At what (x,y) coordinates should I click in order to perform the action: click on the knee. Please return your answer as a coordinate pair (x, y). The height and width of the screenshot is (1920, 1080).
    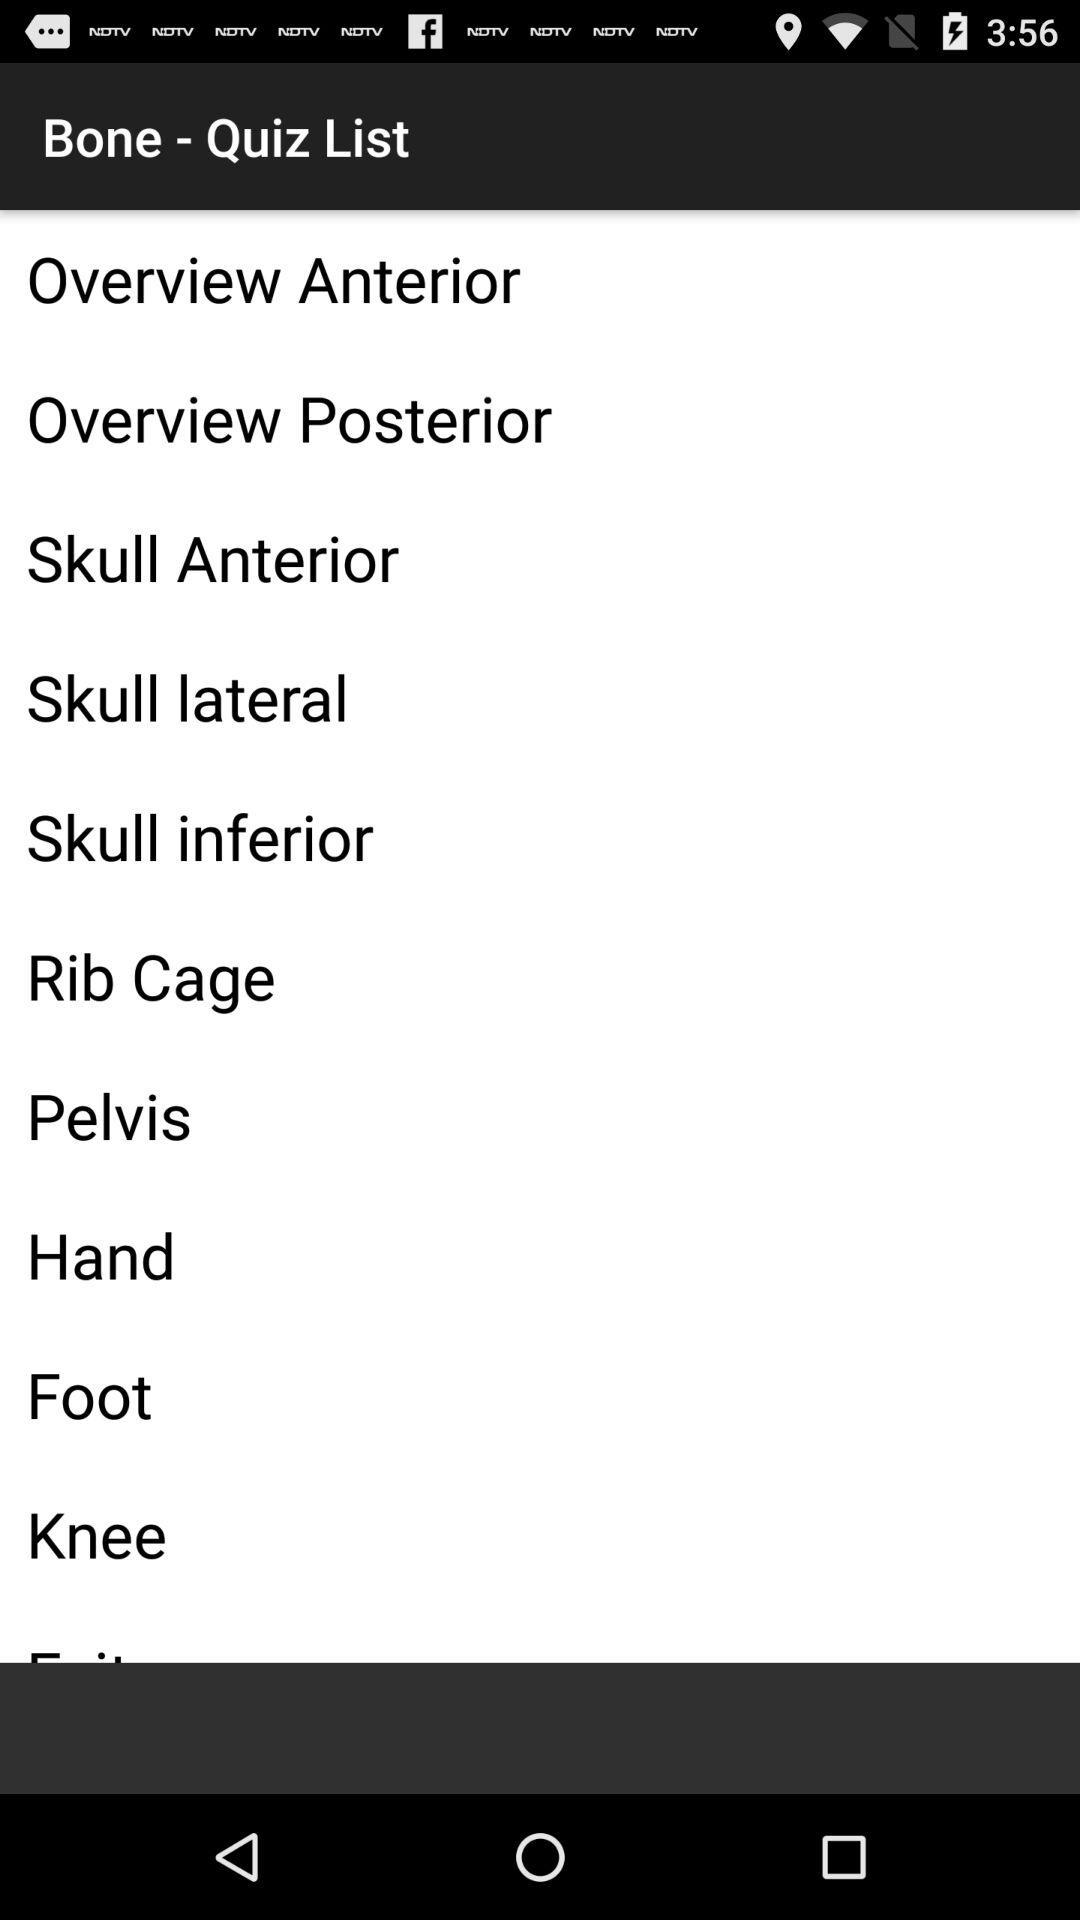
    Looking at the image, I should click on (540, 1532).